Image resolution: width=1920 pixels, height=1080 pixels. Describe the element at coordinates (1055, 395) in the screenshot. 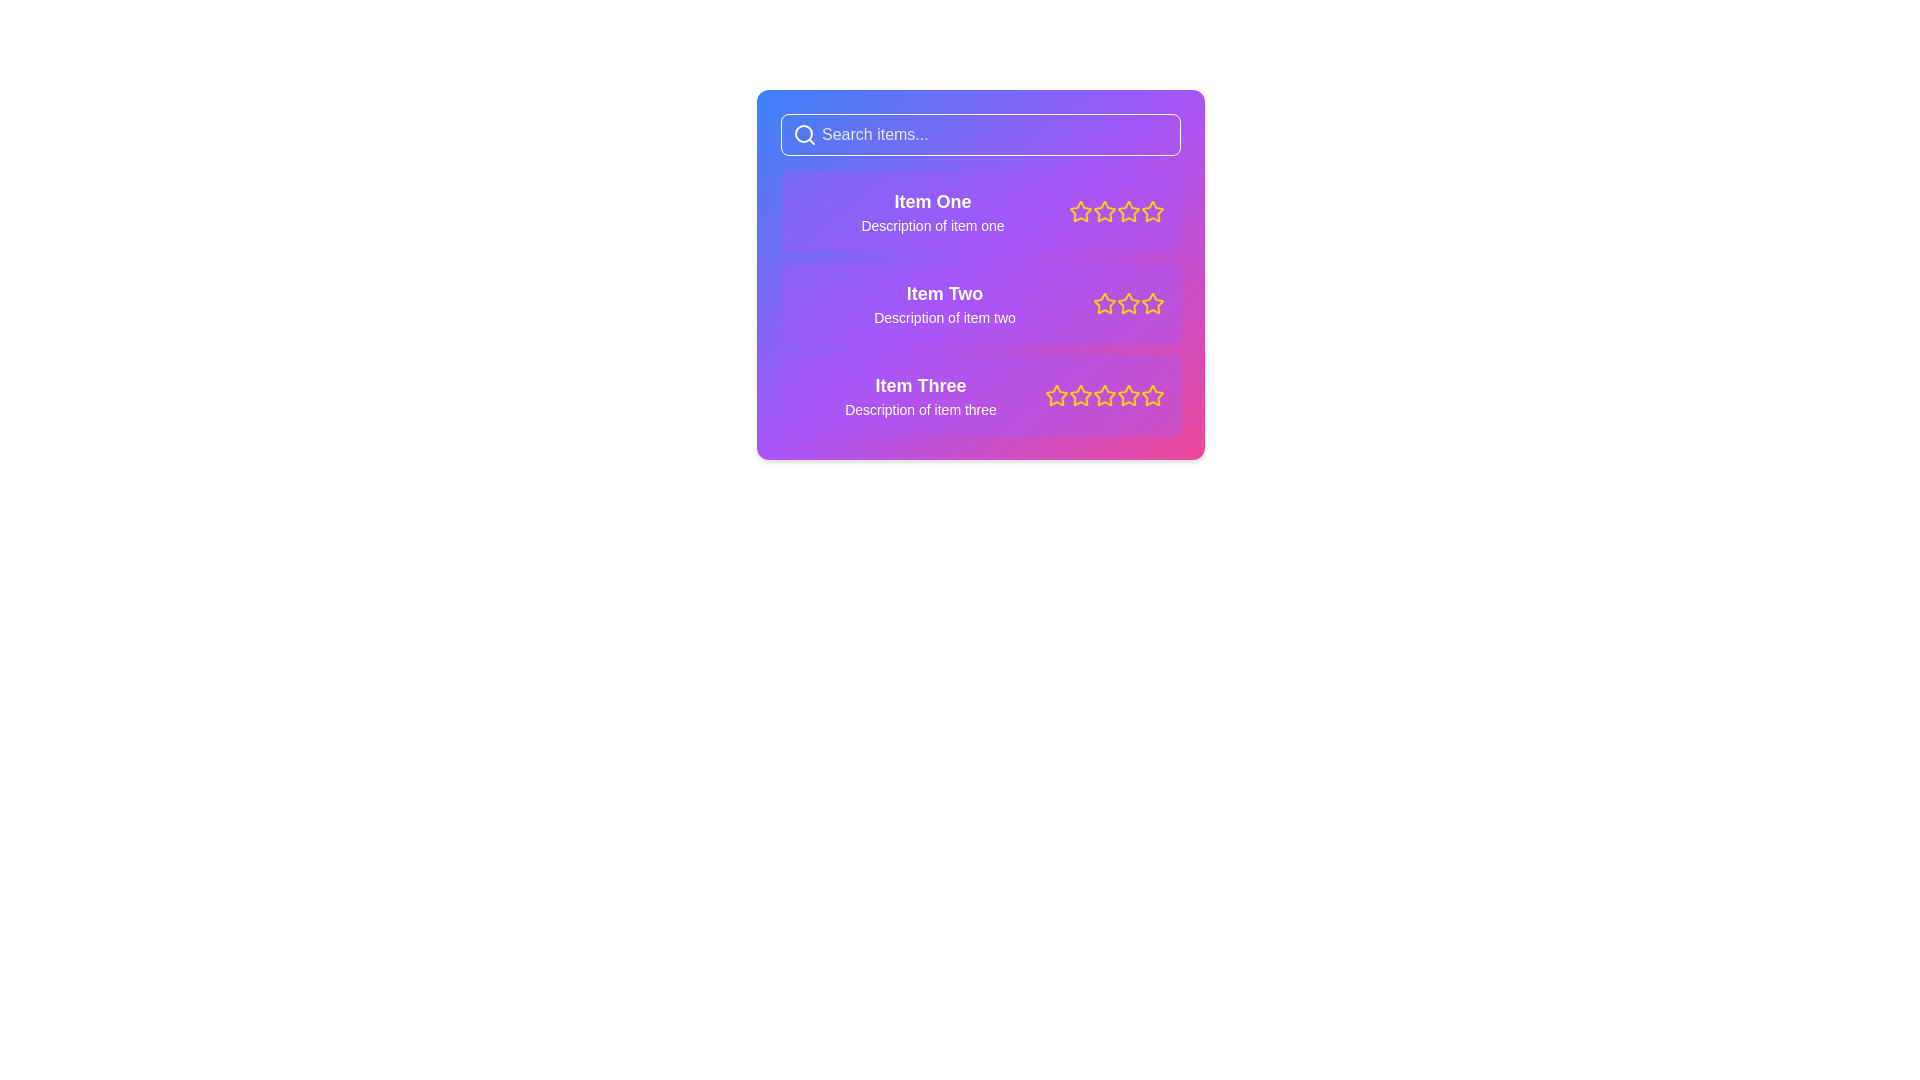

I see `the first rating star icon next to 'Item Three' in the list view panel` at that location.